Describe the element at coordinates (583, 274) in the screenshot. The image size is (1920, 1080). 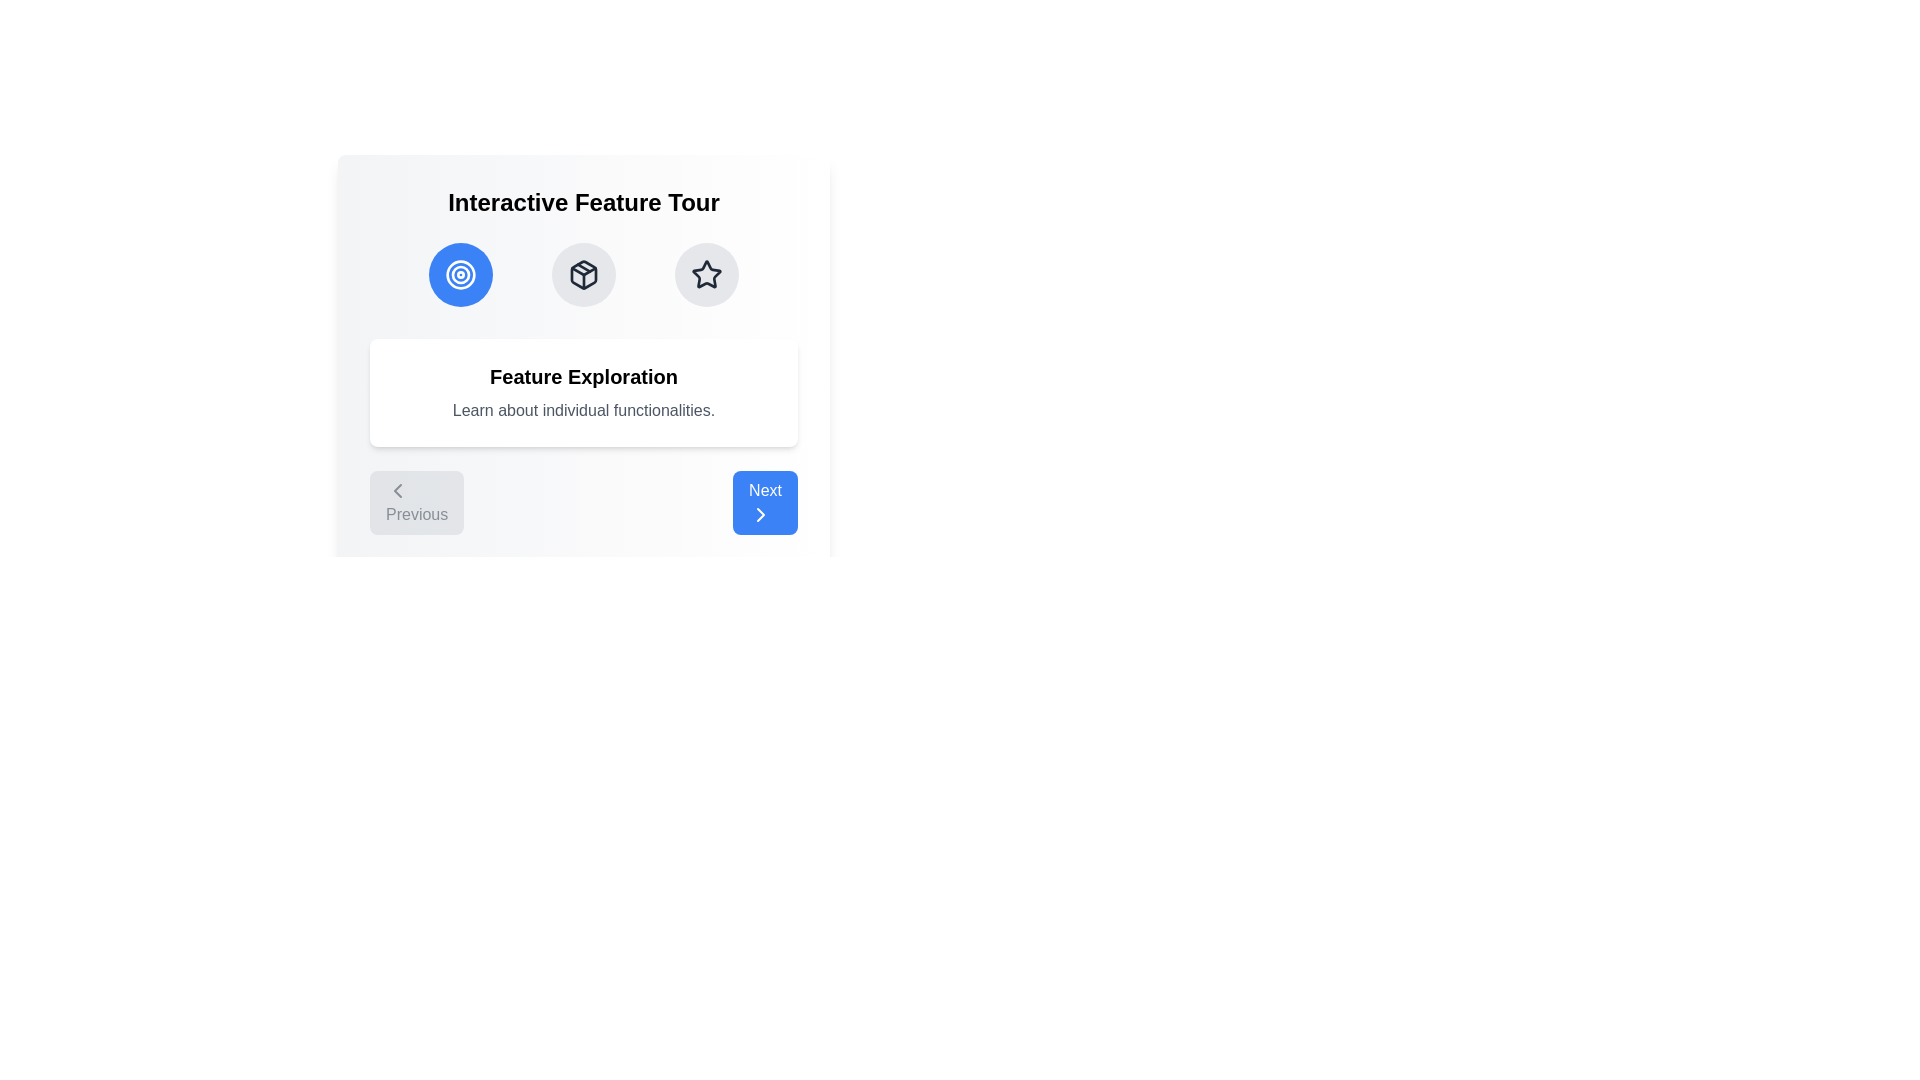
I see `the central hexagonal 3D box icon button, which is part of a sequence of three circular buttons` at that location.